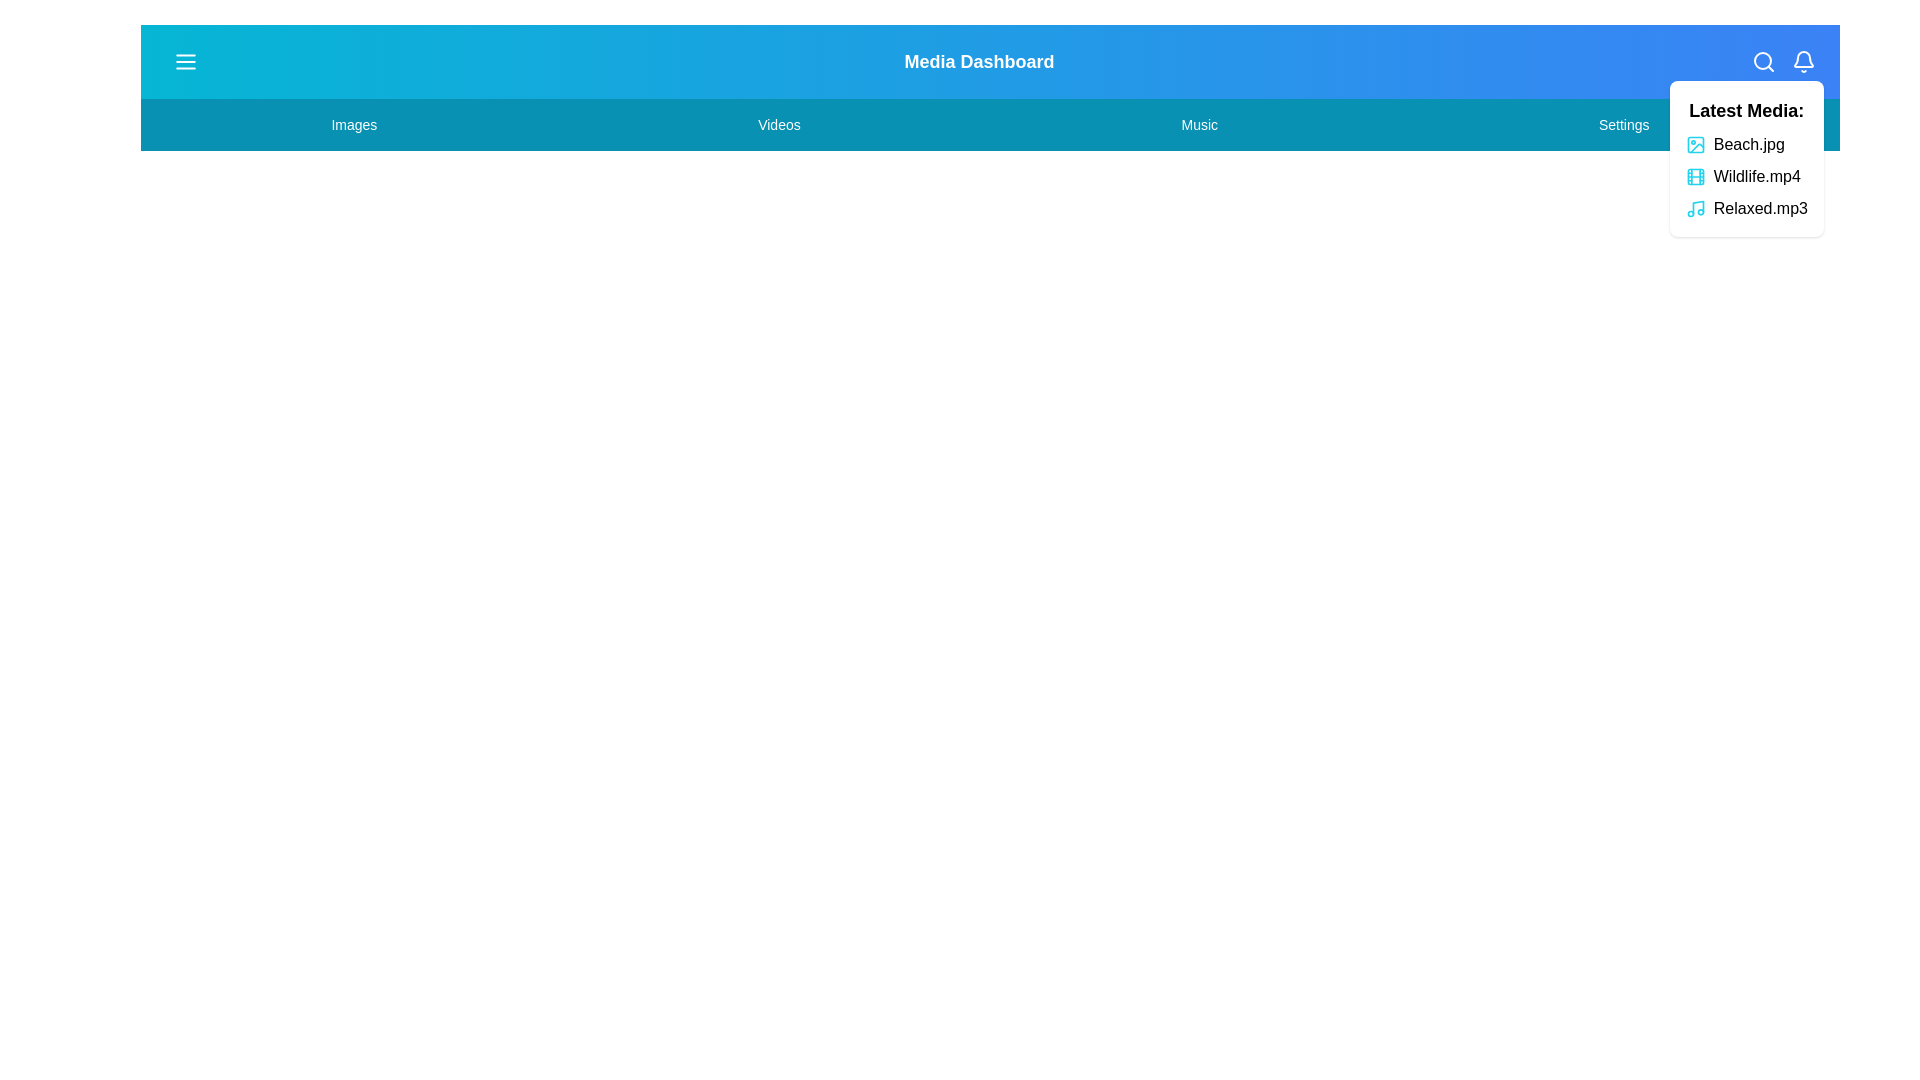 This screenshot has width=1920, height=1080. I want to click on the specified icon: search, so click(1763, 60).